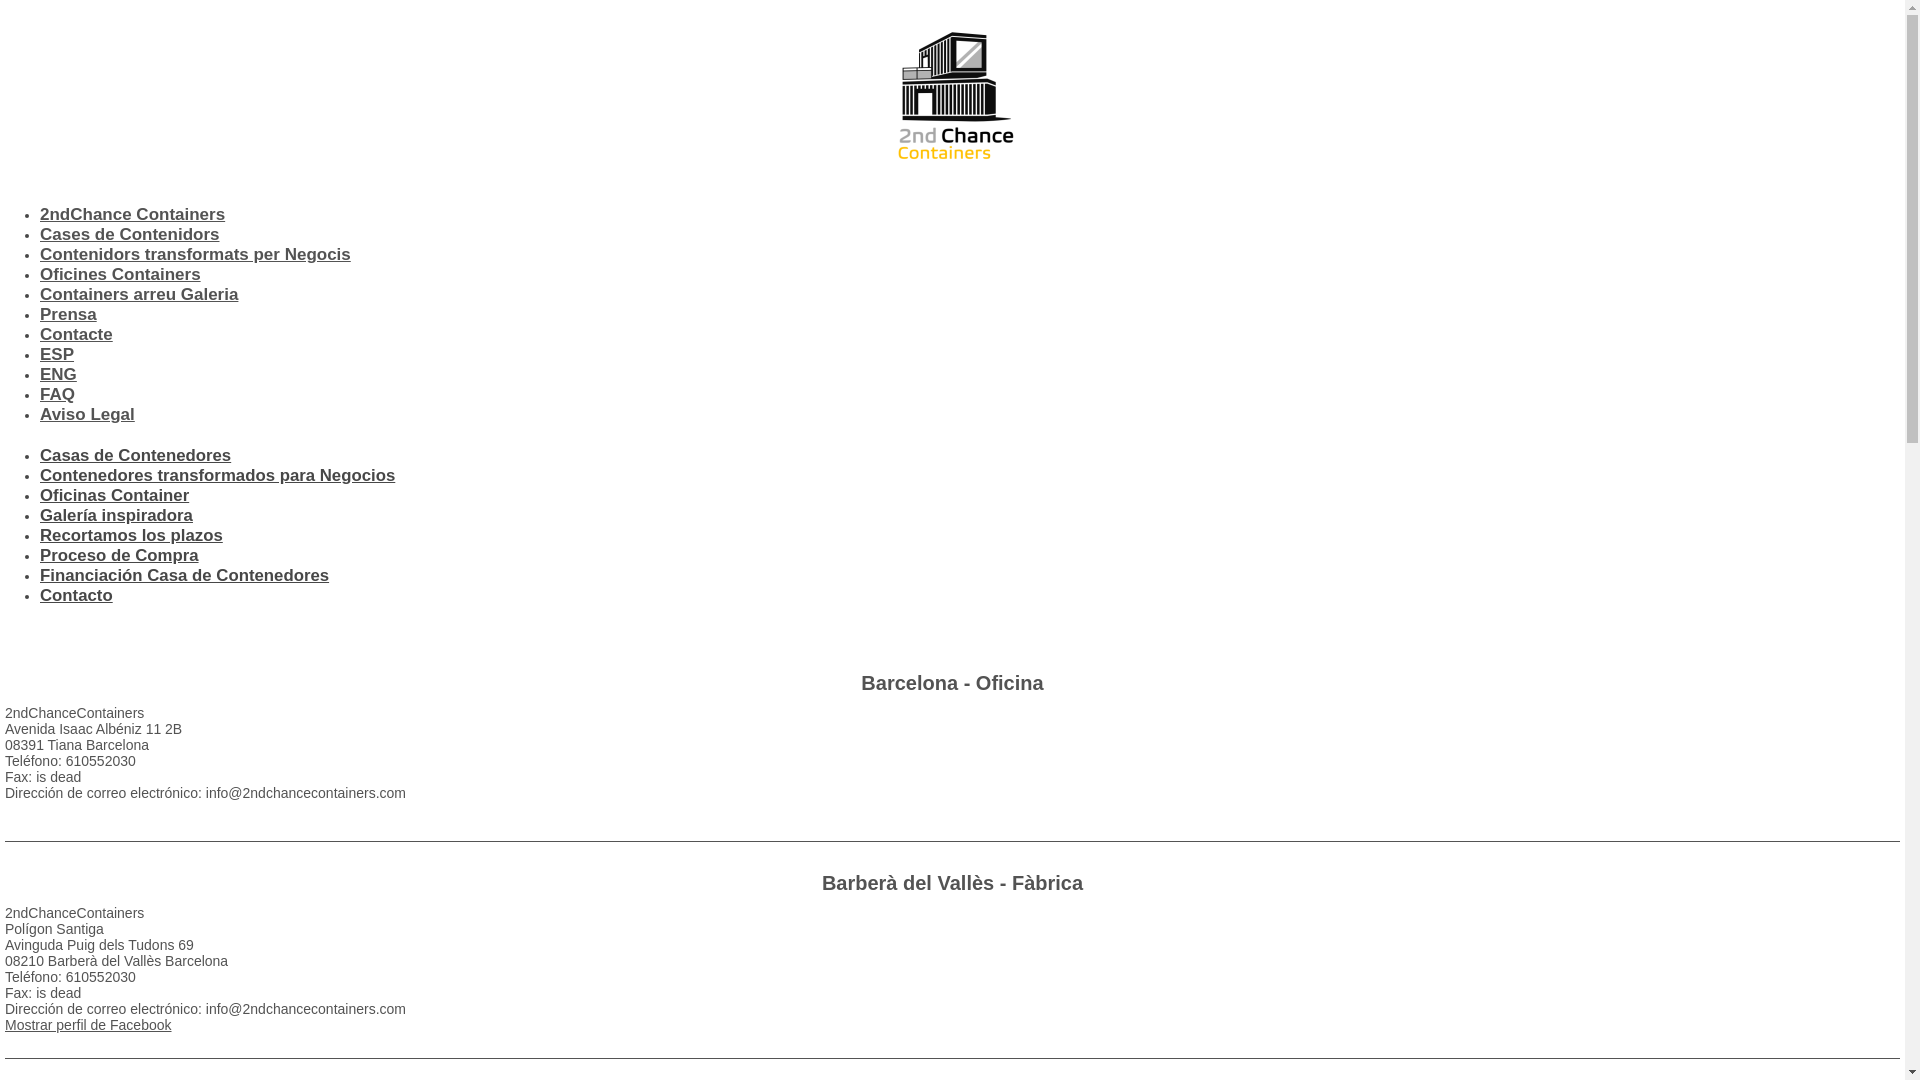 The width and height of the screenshot is (1920, 1080). What do you see at coordinates (113, 495) in the screenshot?
I see `'Oficinas Container'` at bounding box center [113, 495].